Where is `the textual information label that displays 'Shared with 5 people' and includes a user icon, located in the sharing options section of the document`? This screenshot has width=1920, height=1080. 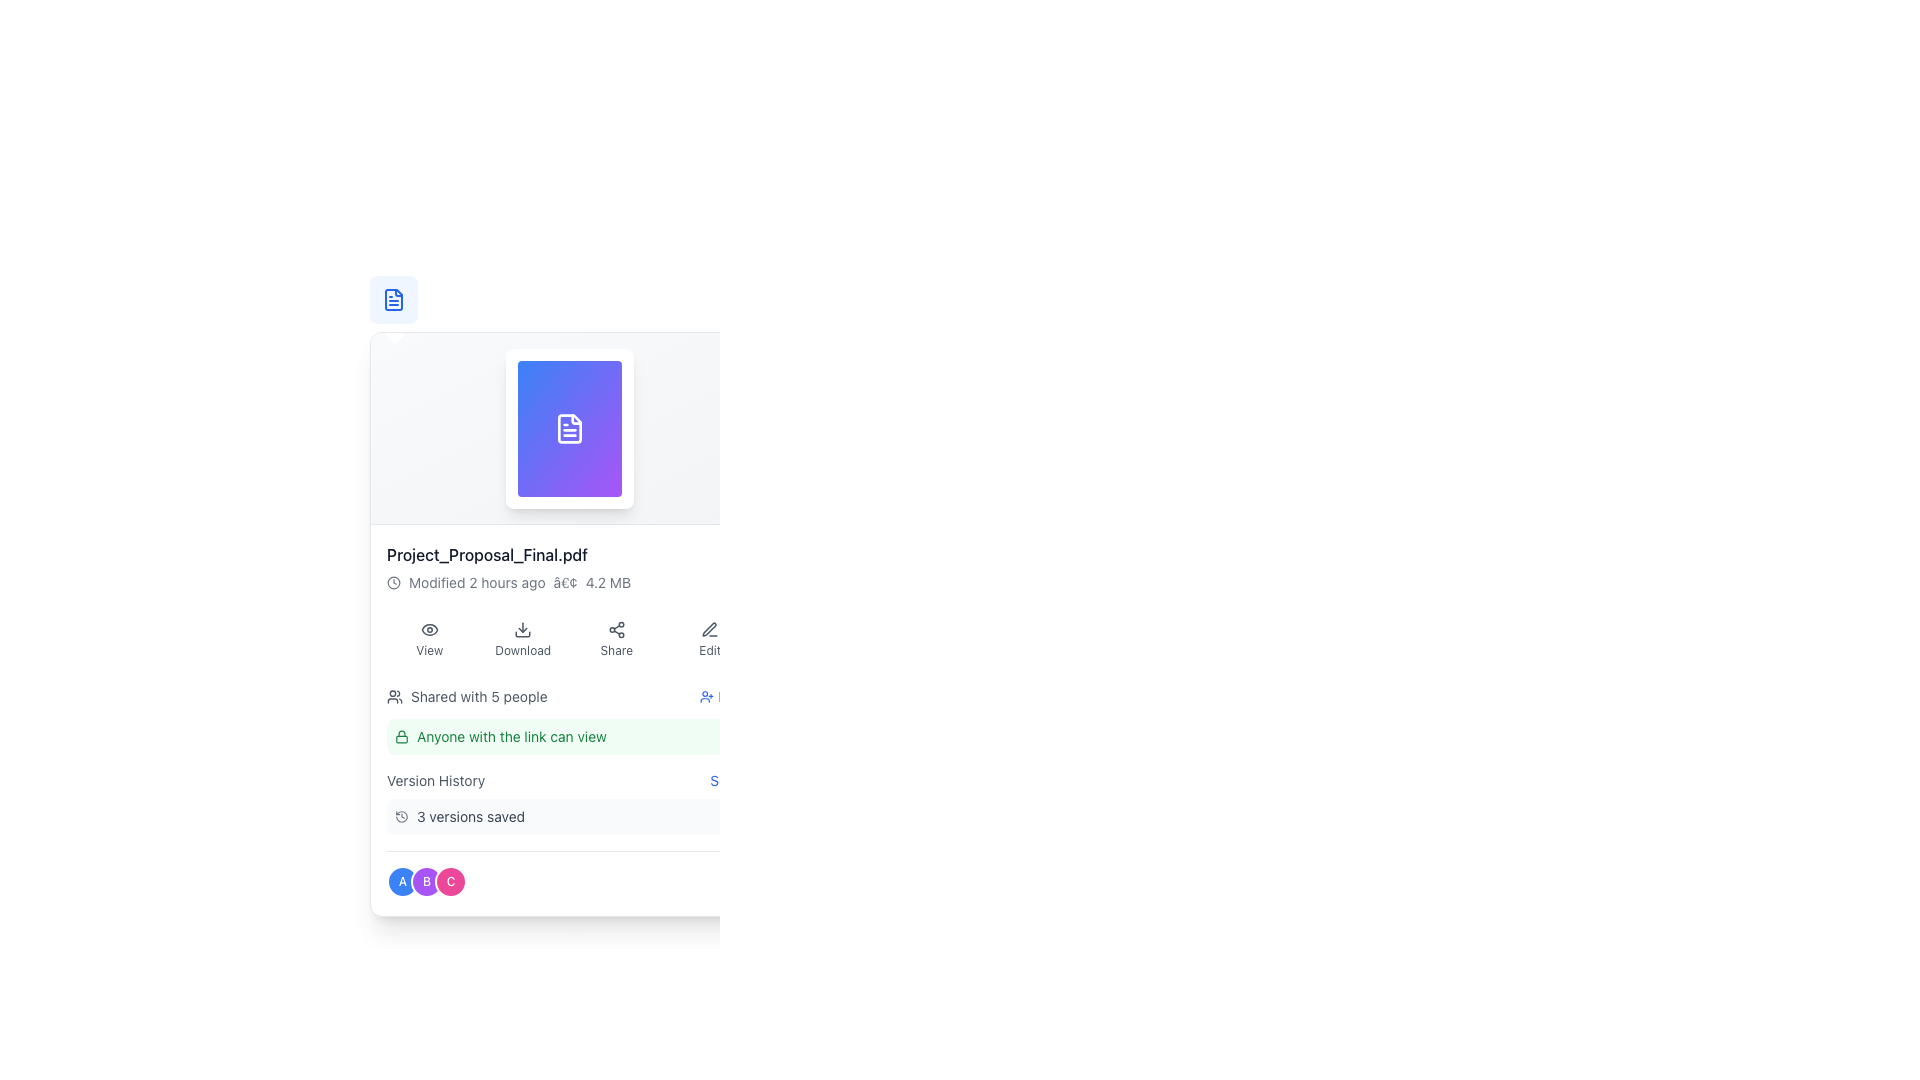 the textual information label that displays 'Shared with 5 people' and includes a user icon, located in the sharing options section of the document is located at coordinates (466, 696).